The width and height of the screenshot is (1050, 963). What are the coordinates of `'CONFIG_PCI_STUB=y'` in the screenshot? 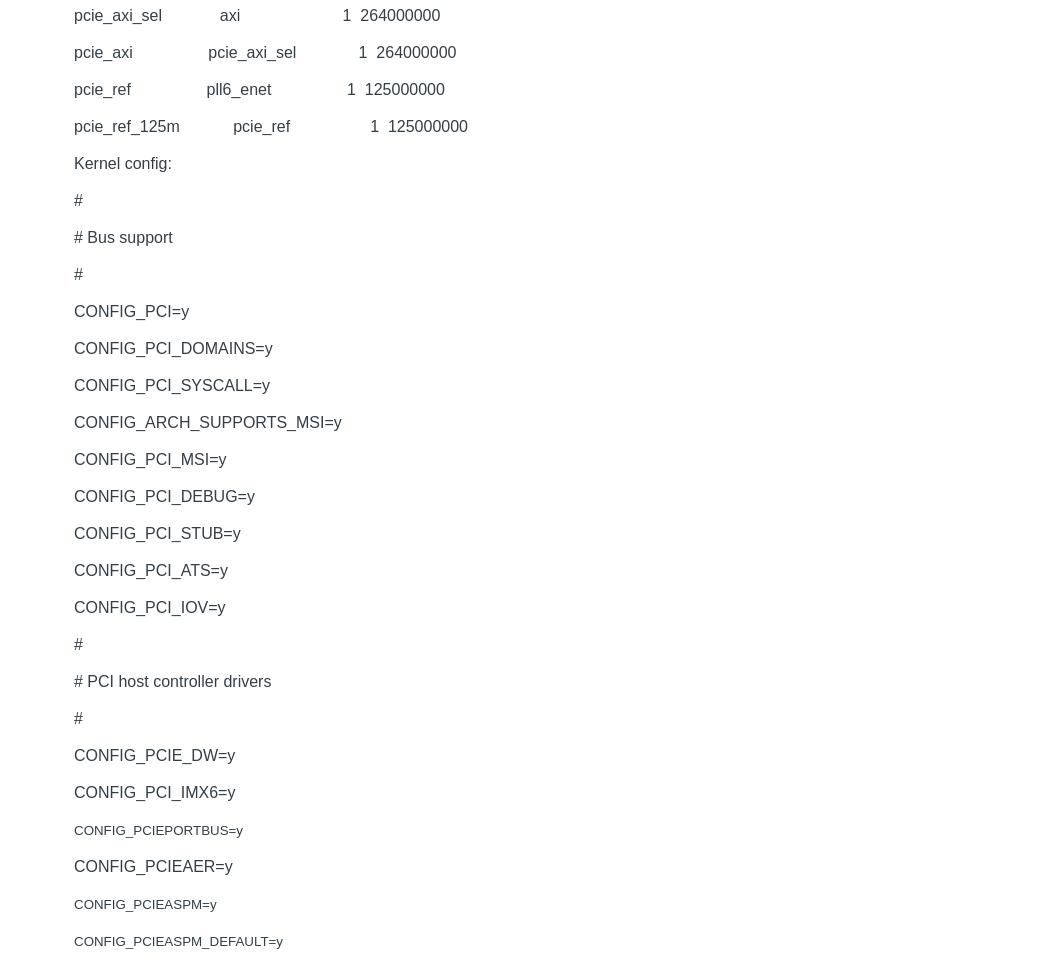 It's located at (156, 532).